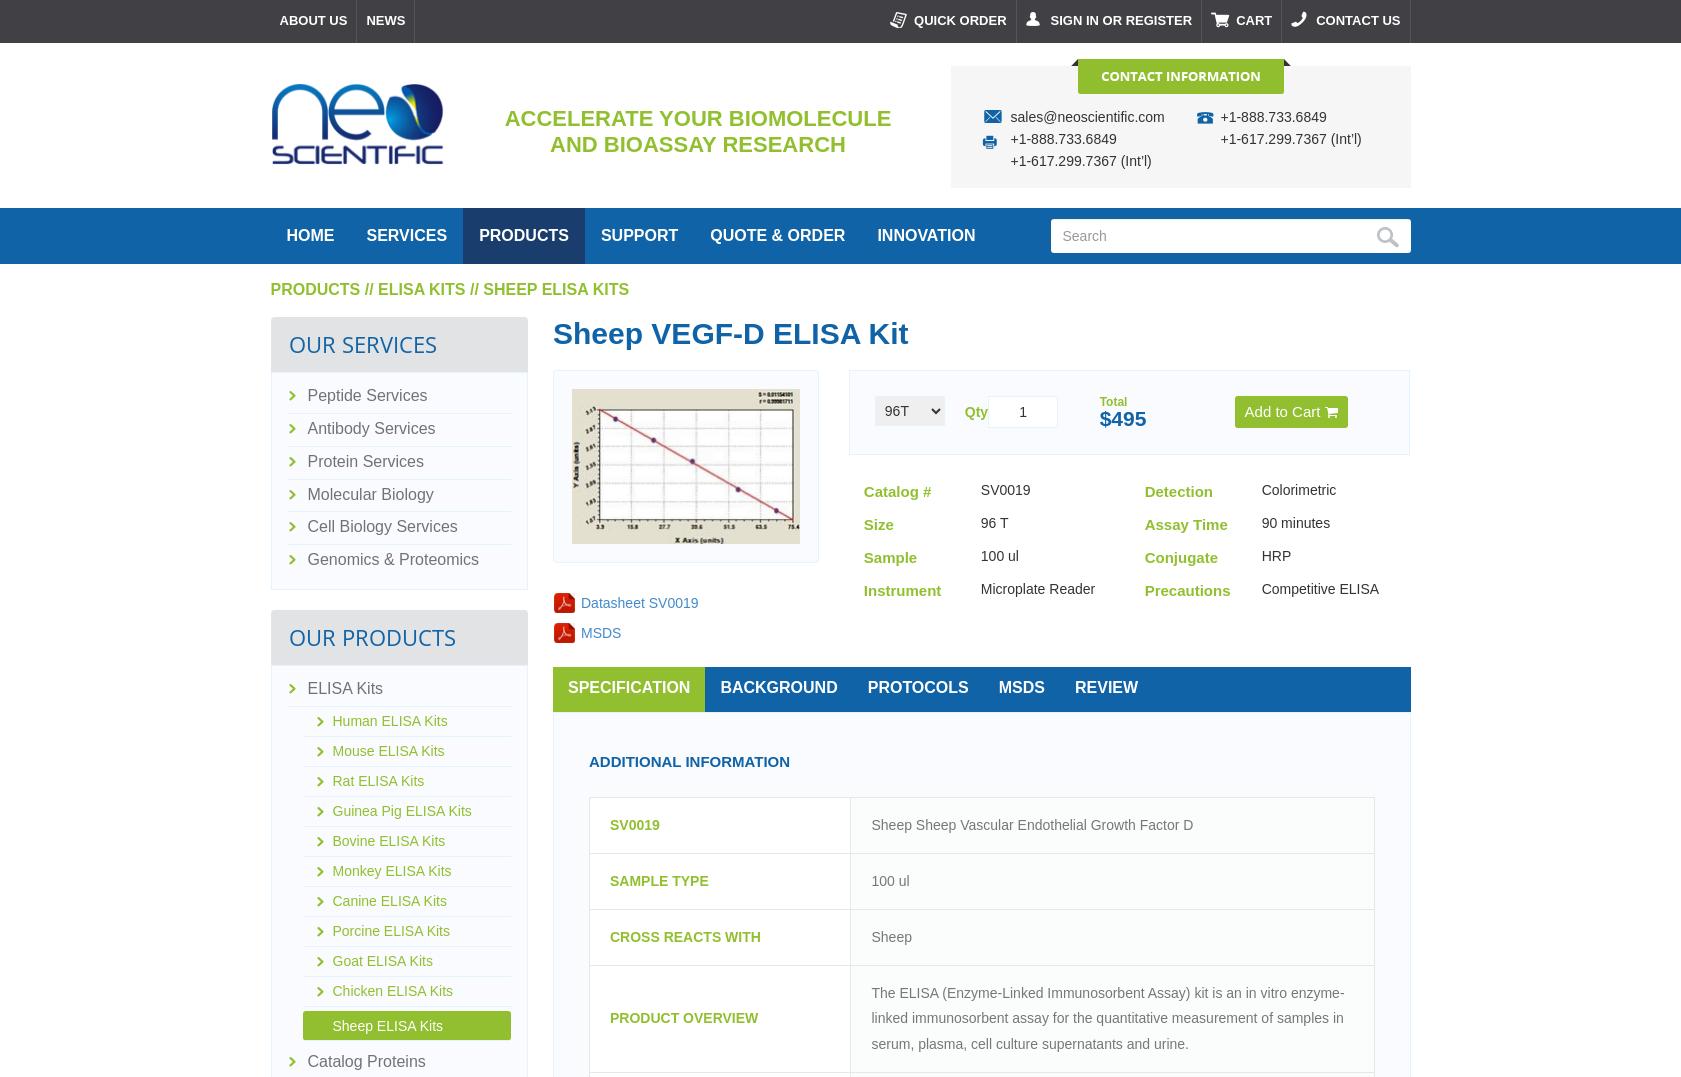 This screenshot has height=1077, width=1681. Describe the element at coordinates (688, 759) in the screenshot. I see `'Additional Information'` at that location.